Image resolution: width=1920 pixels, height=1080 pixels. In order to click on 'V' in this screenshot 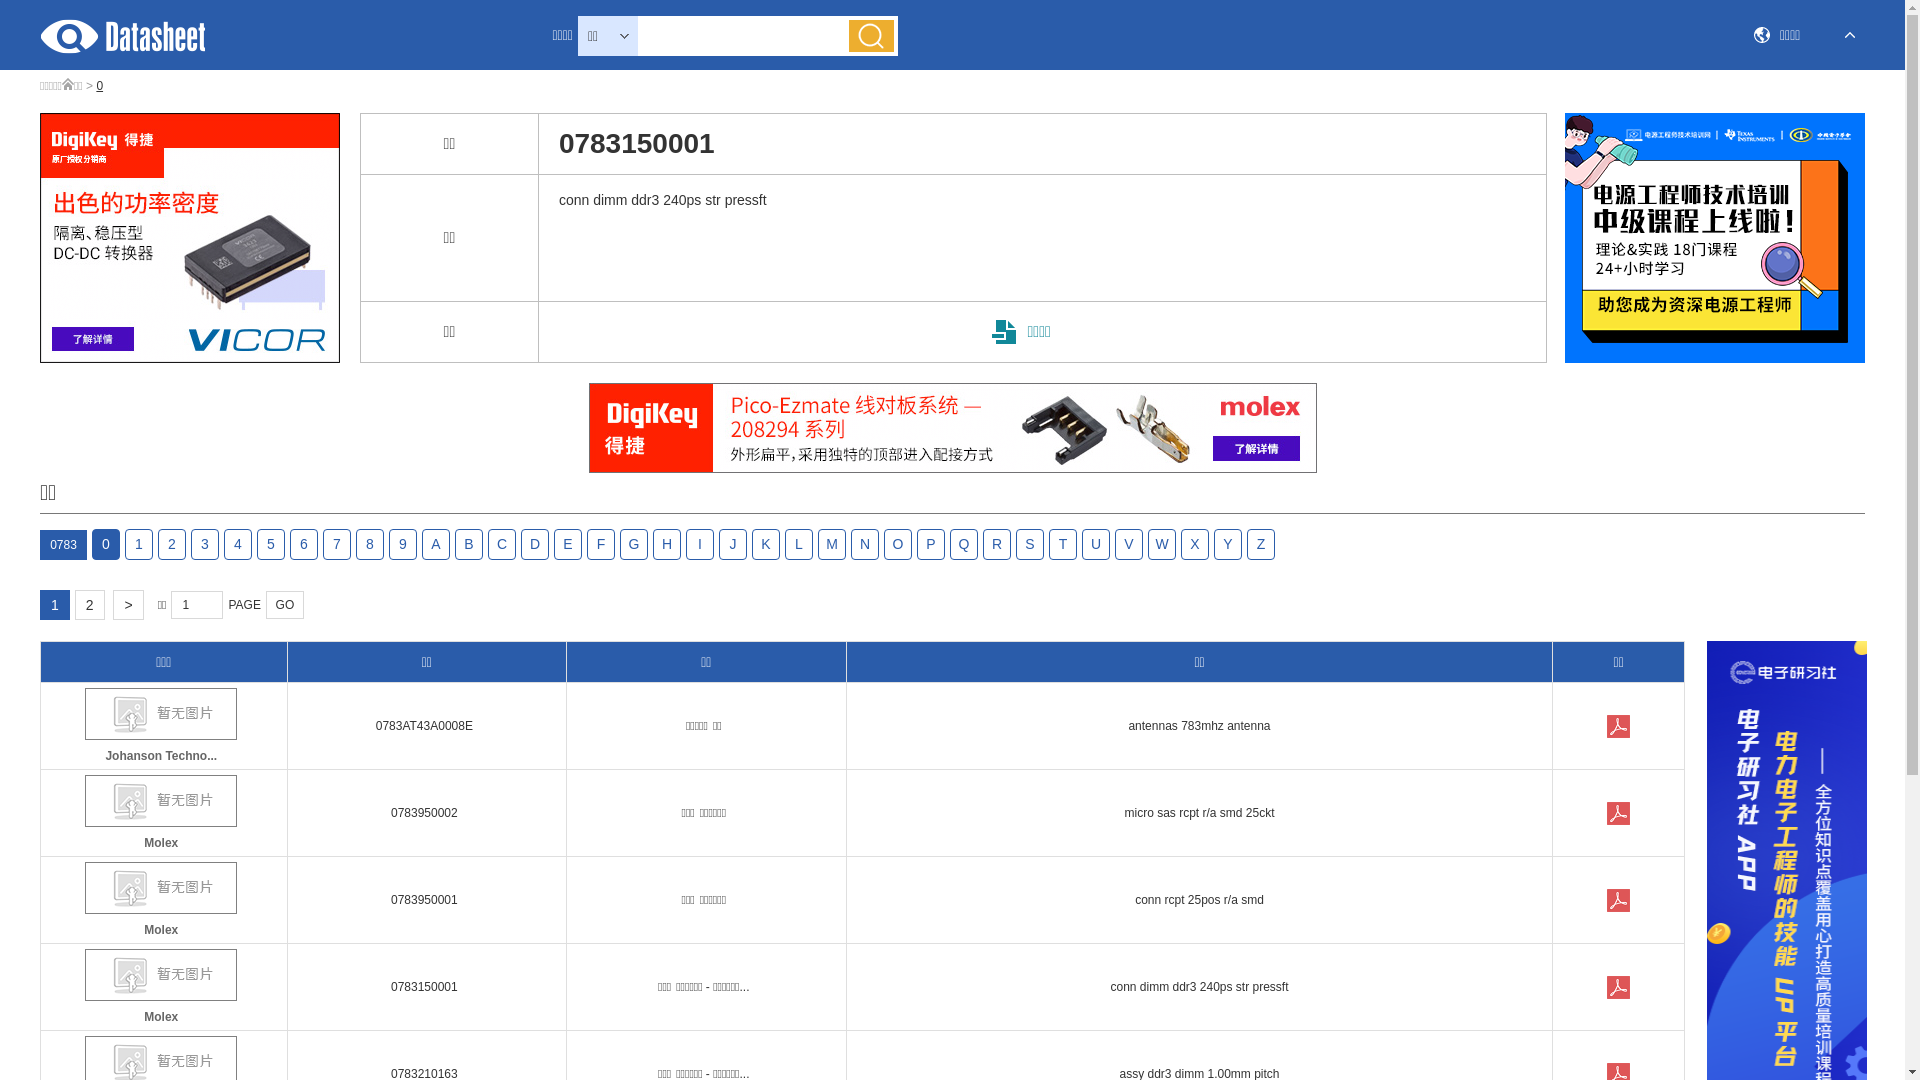, I will do `click(1128, 544)`.